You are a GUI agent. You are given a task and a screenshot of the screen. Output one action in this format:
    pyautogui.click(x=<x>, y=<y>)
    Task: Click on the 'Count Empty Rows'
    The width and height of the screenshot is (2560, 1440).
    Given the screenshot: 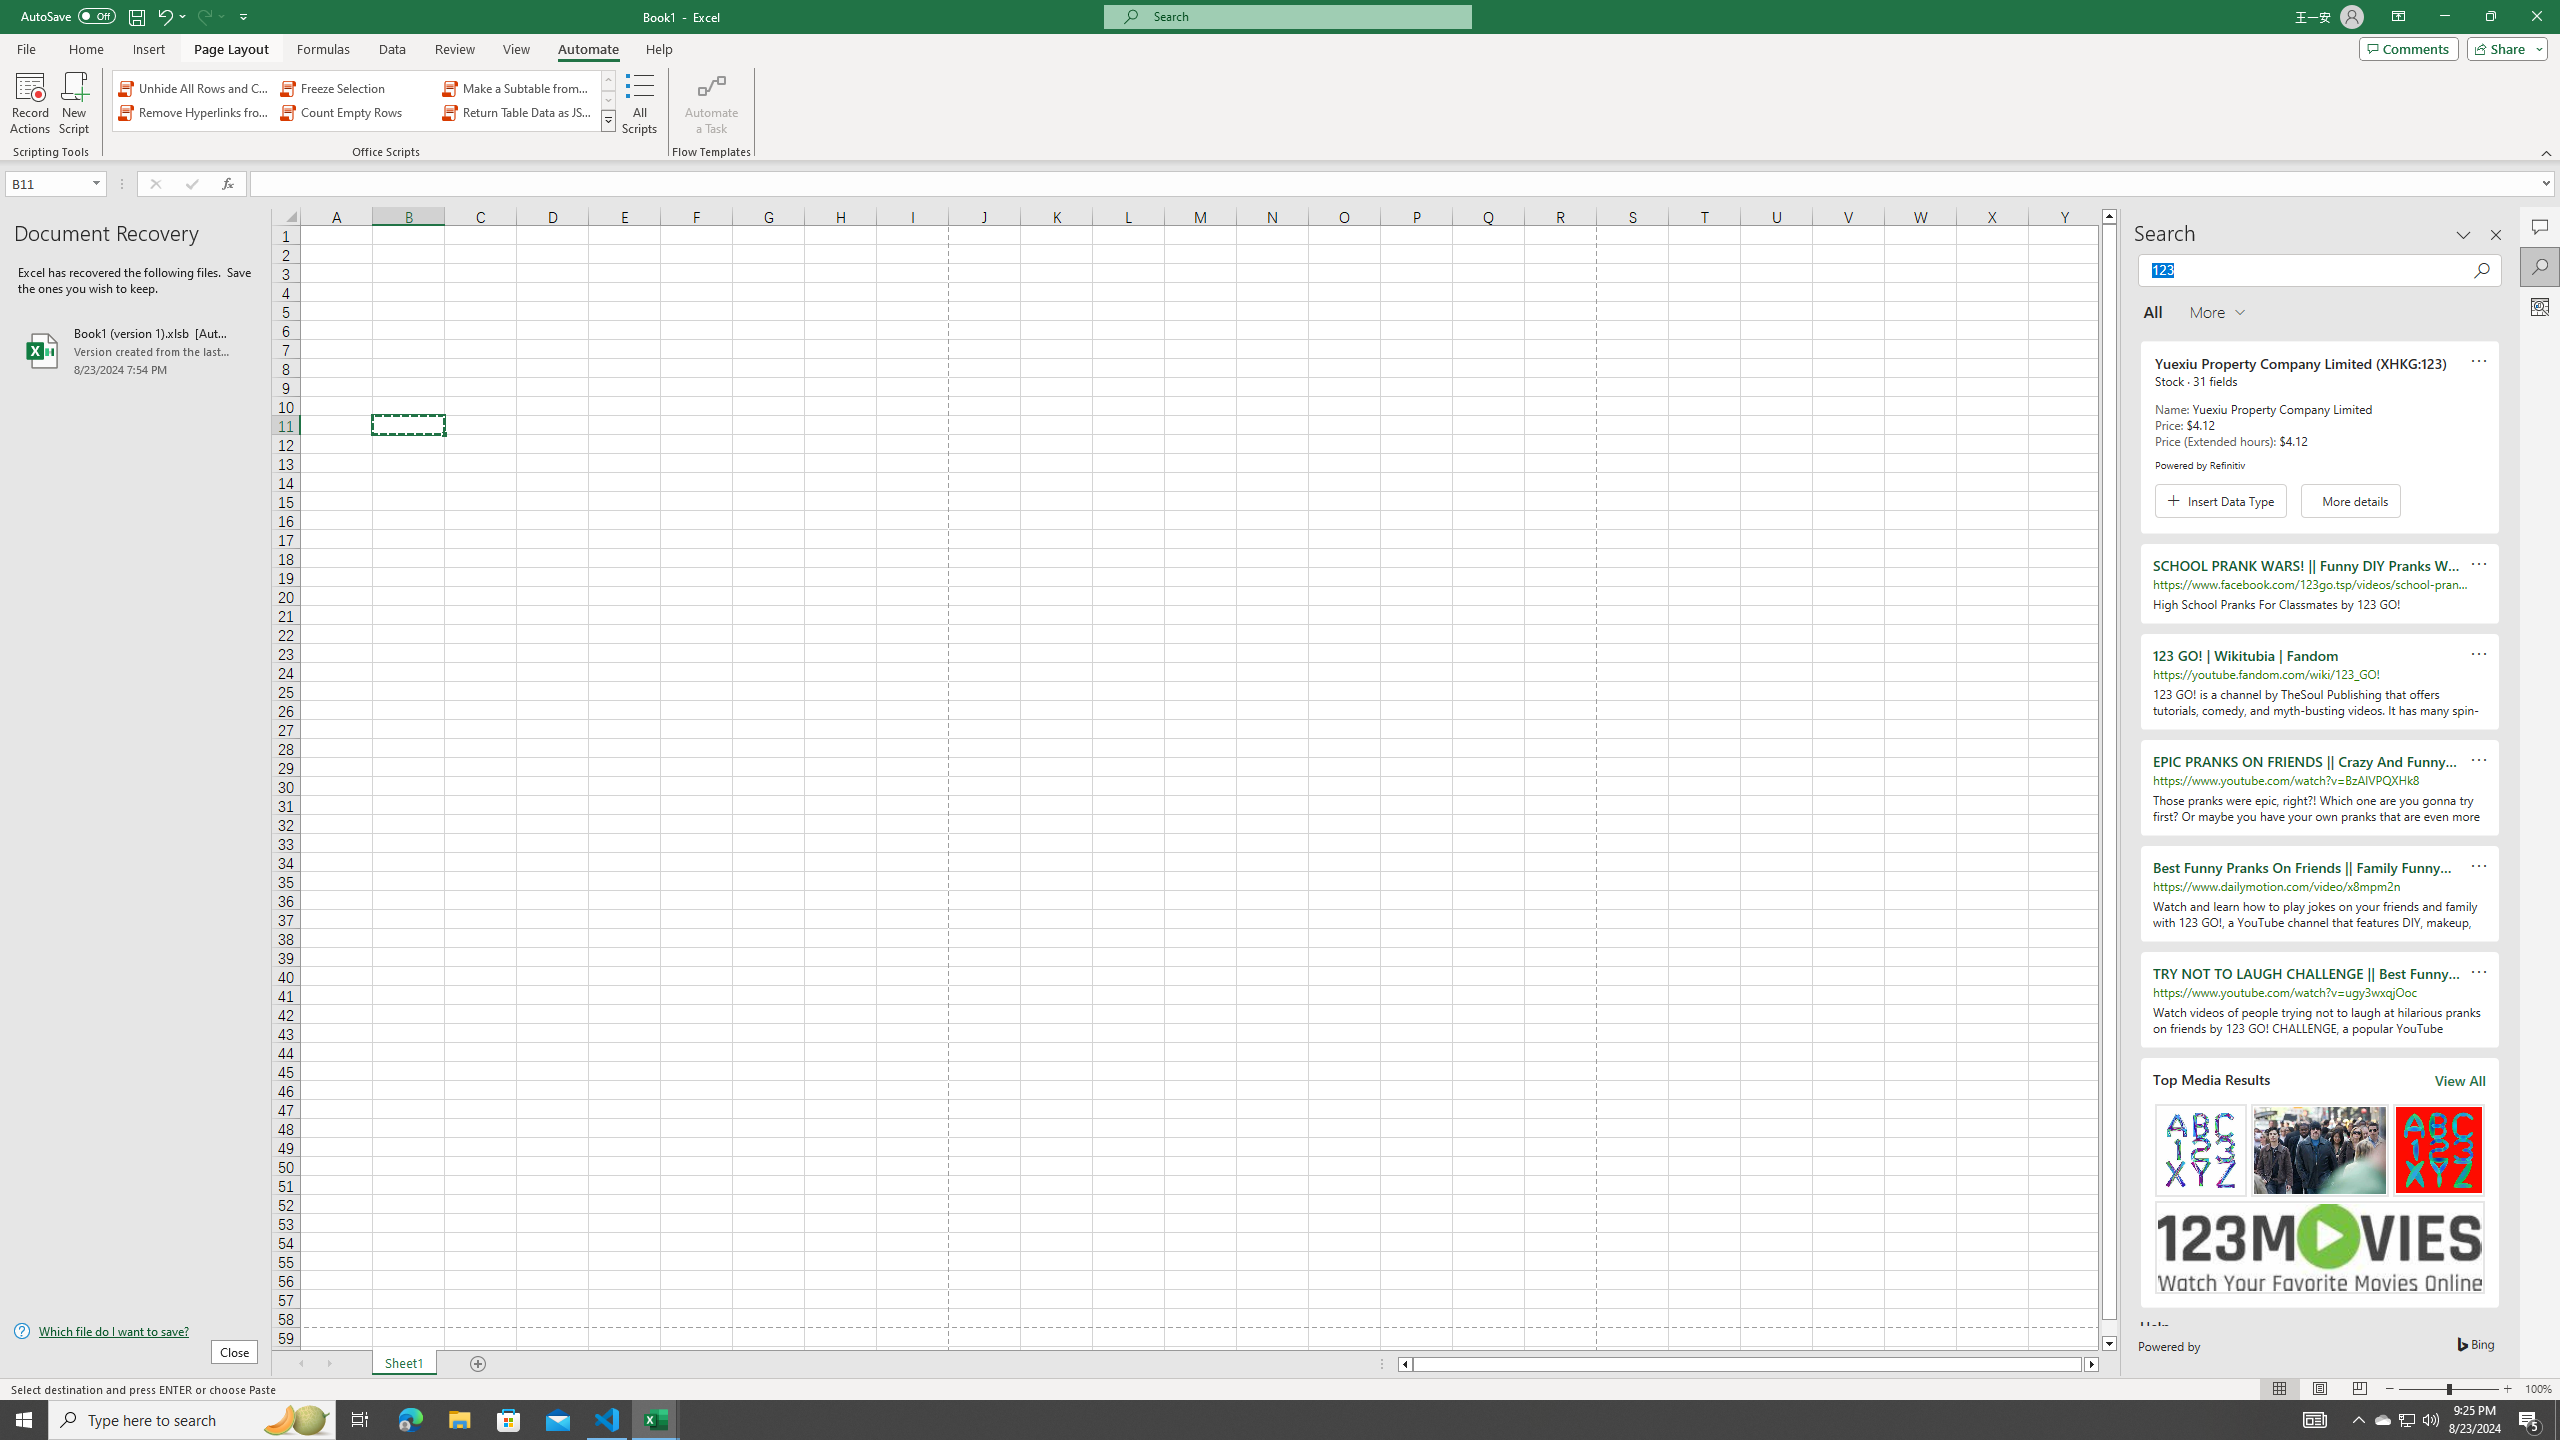 What is the action you would take?
    pyautogui.click(x=356, y=112)
    